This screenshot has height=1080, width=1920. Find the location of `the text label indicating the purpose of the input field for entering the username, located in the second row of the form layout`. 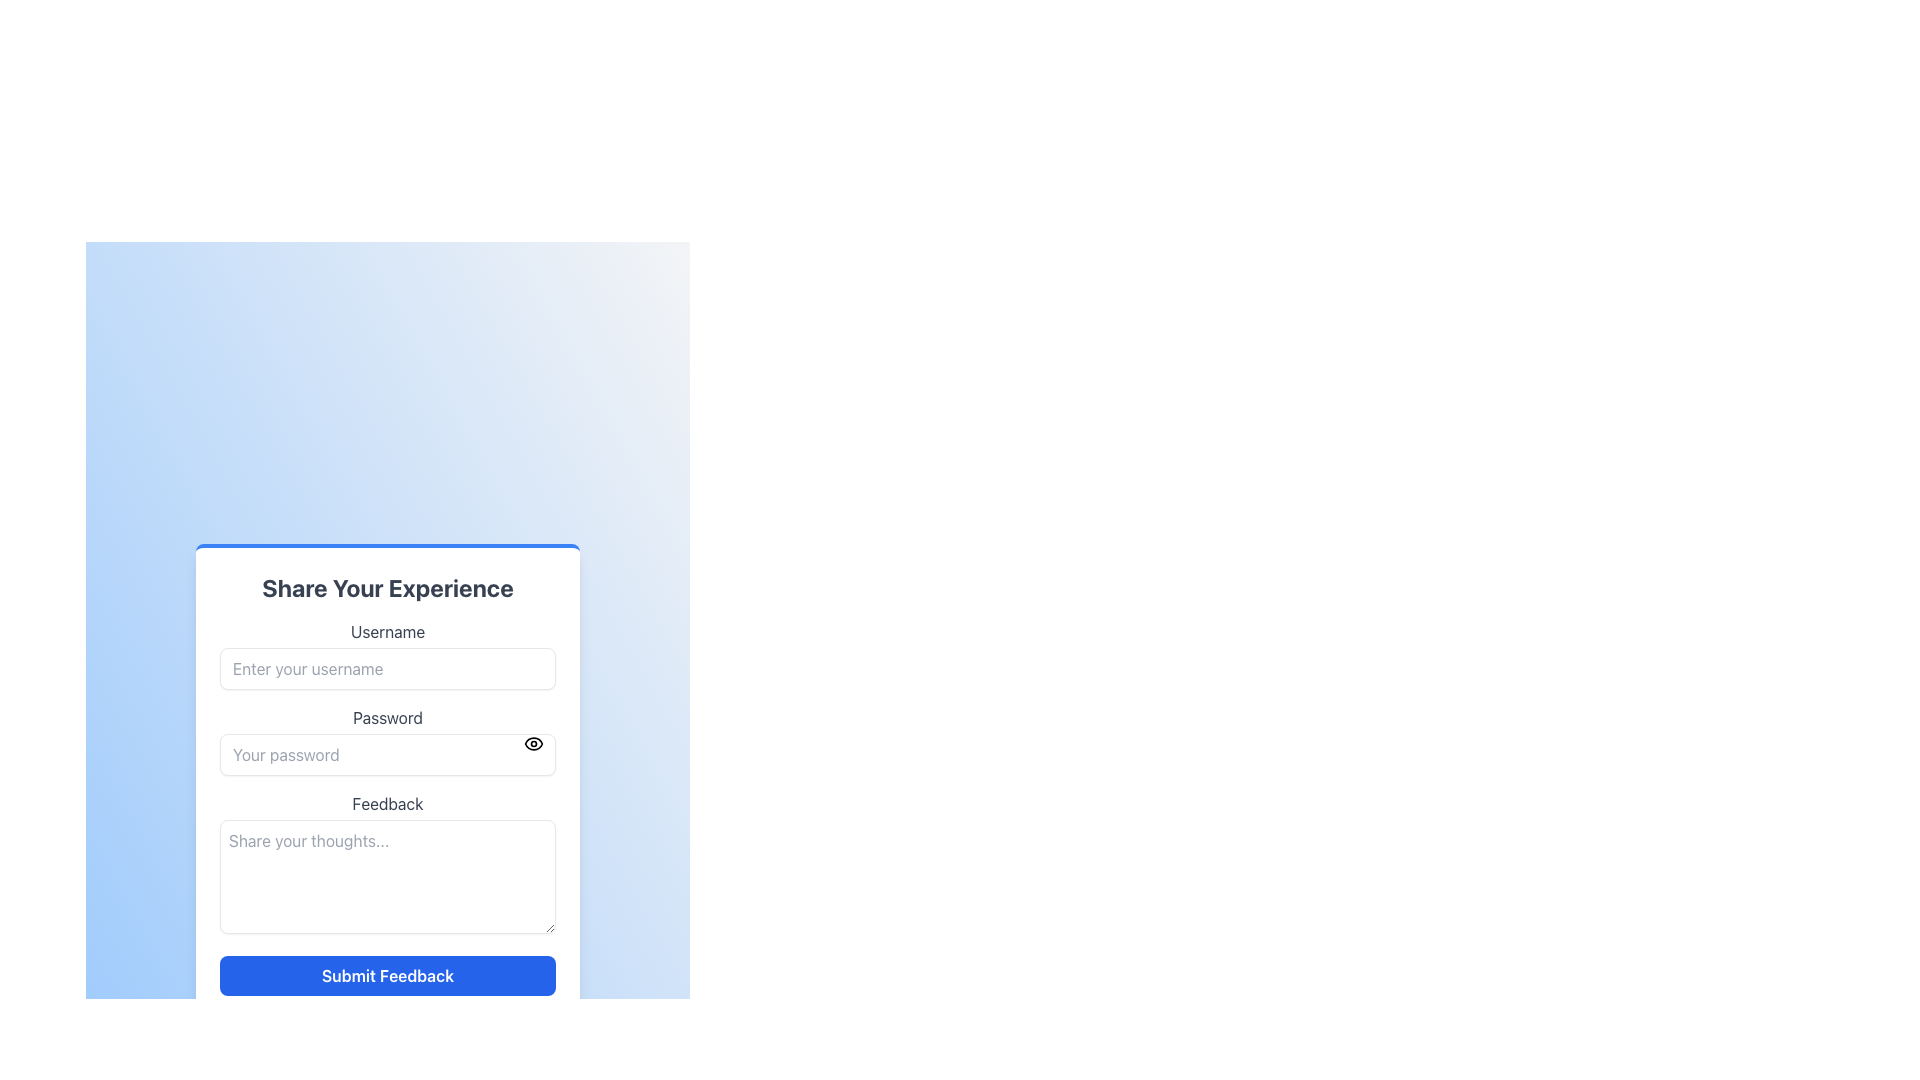

the text label indicating the purpose of the input field for entering the username, located in the second row of the form layout is located at coordinates (388, 632).